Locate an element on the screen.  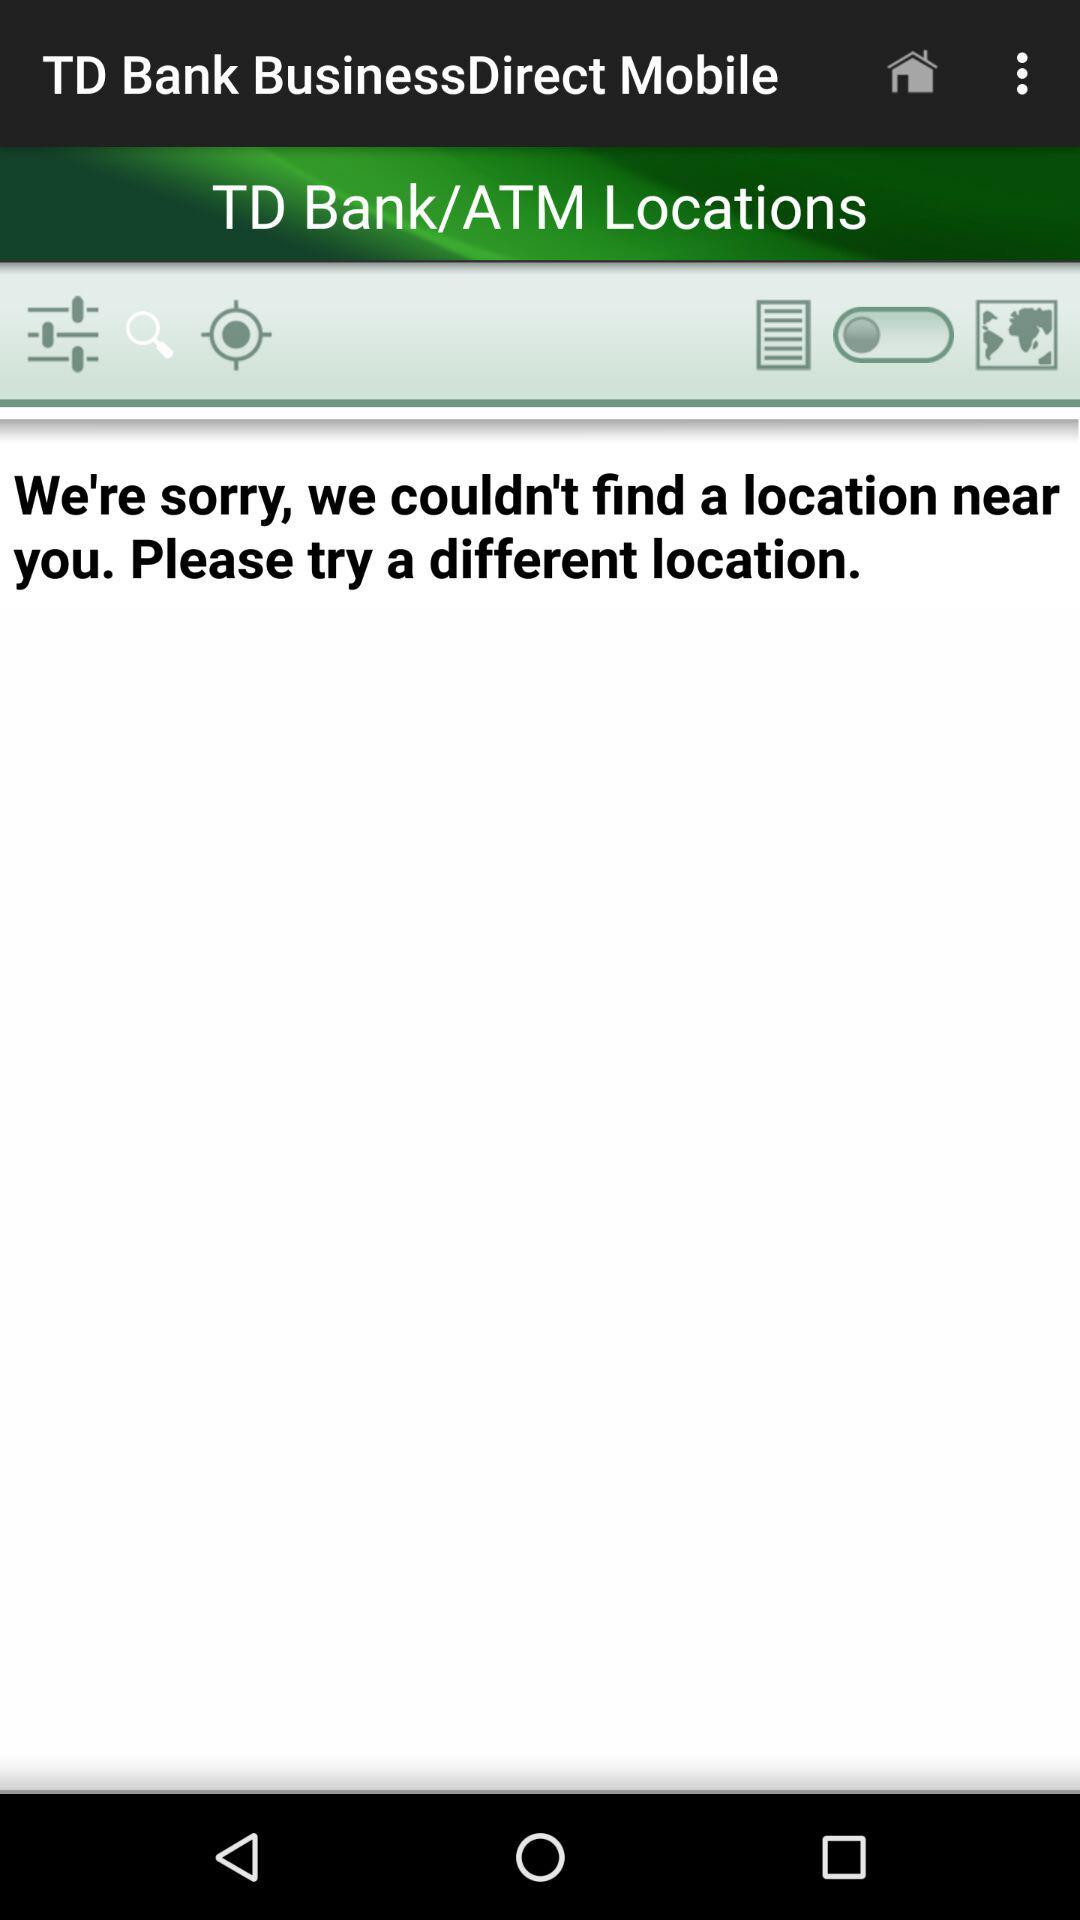
the item next to the td bank businessdirect icon is located at coordinates (911, 73).